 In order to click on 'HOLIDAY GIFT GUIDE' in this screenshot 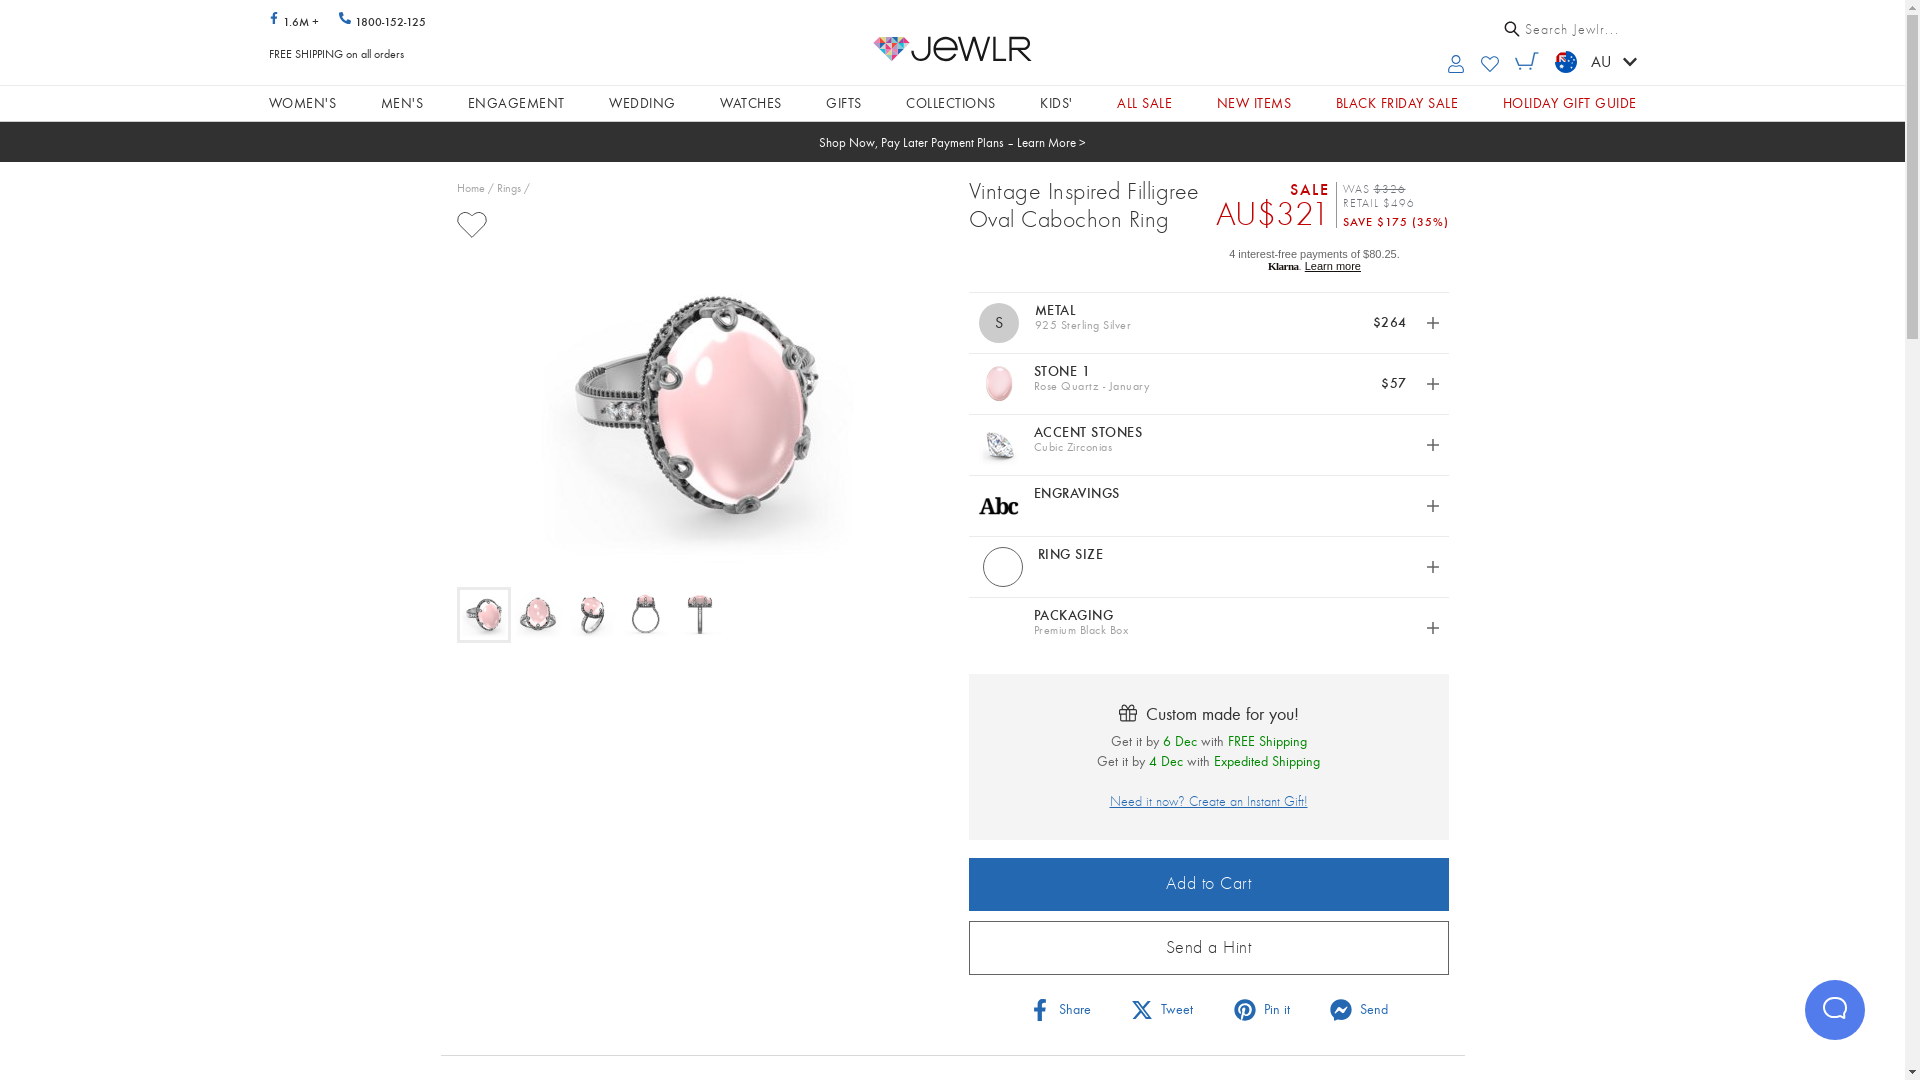, I will do `click(1568, 103)`.